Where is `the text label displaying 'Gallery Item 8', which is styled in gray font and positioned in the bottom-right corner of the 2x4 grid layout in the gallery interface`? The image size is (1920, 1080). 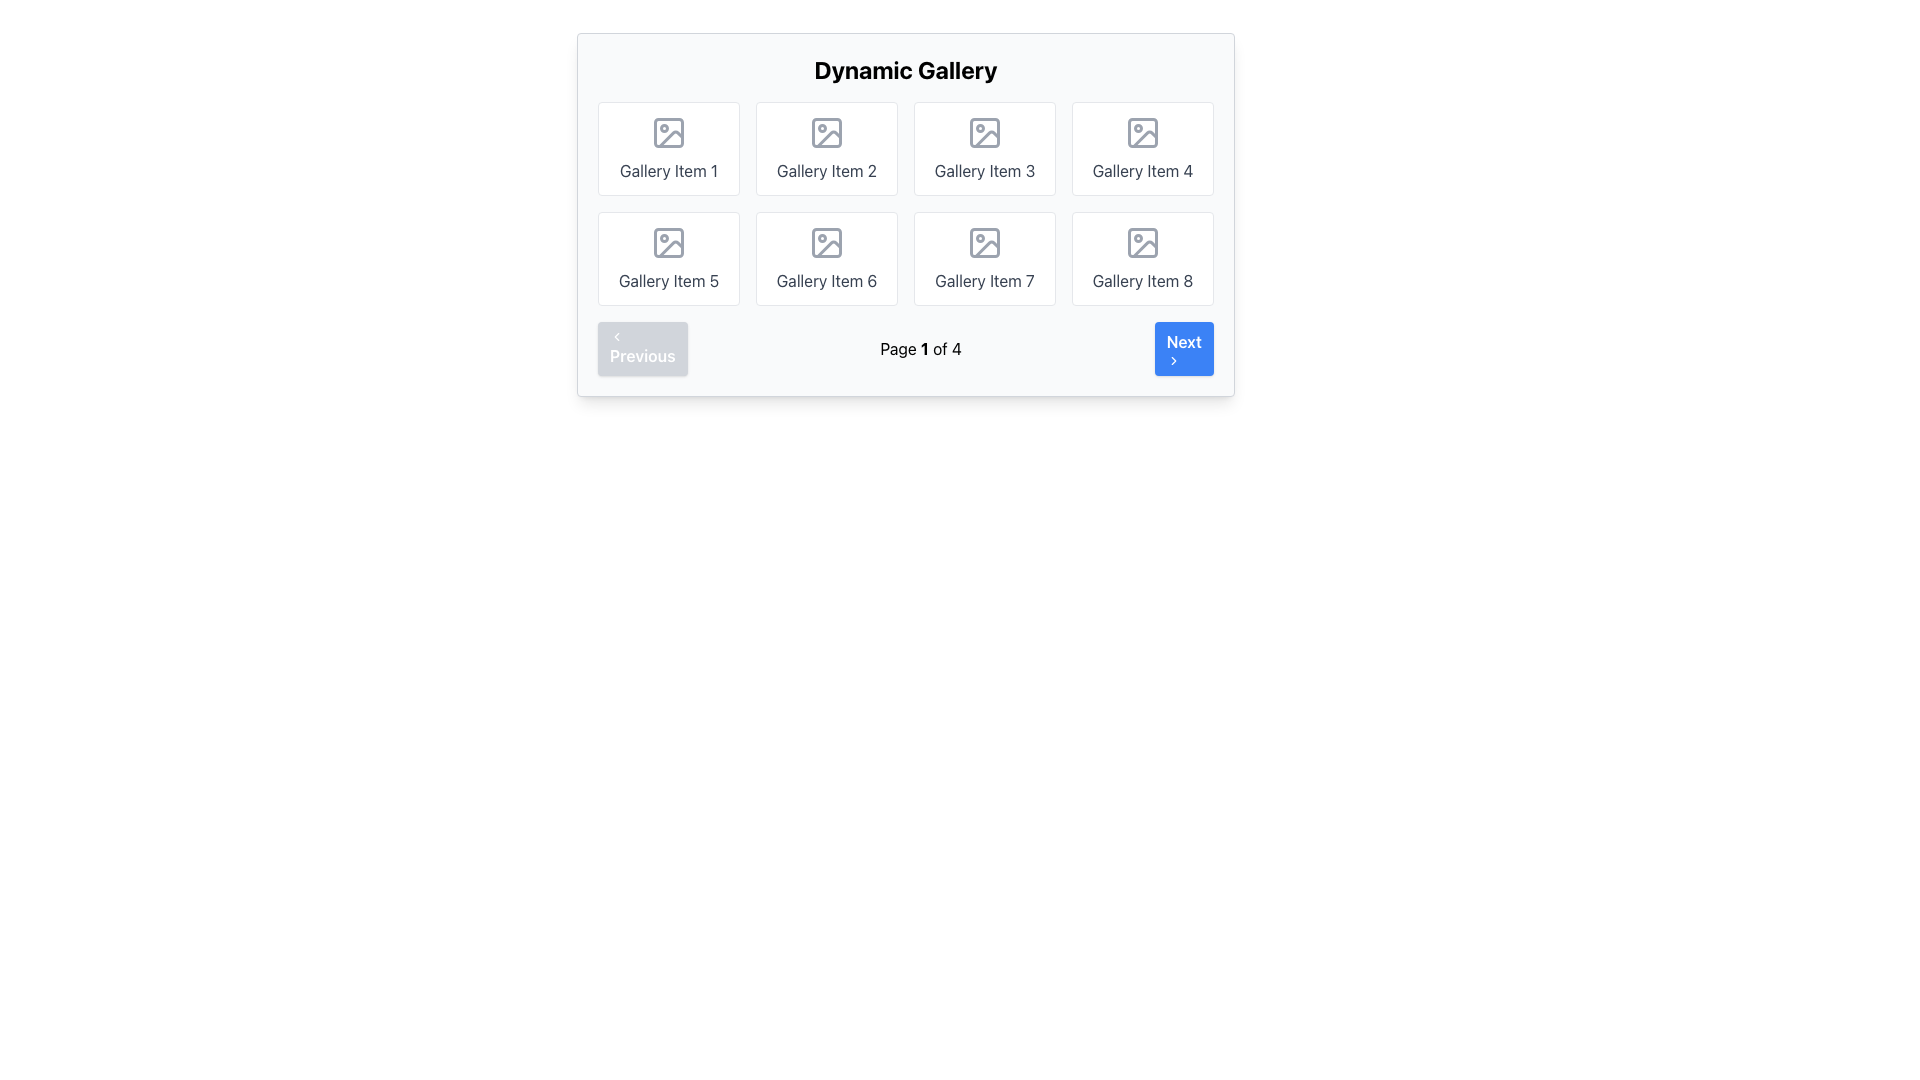 the text label displaying 'Gallery Item 8', which is styled in gray font and positioned in the bottom-right corner of the 2x4 grid layout in the gallery interface is located at coordinates (1142, 281).